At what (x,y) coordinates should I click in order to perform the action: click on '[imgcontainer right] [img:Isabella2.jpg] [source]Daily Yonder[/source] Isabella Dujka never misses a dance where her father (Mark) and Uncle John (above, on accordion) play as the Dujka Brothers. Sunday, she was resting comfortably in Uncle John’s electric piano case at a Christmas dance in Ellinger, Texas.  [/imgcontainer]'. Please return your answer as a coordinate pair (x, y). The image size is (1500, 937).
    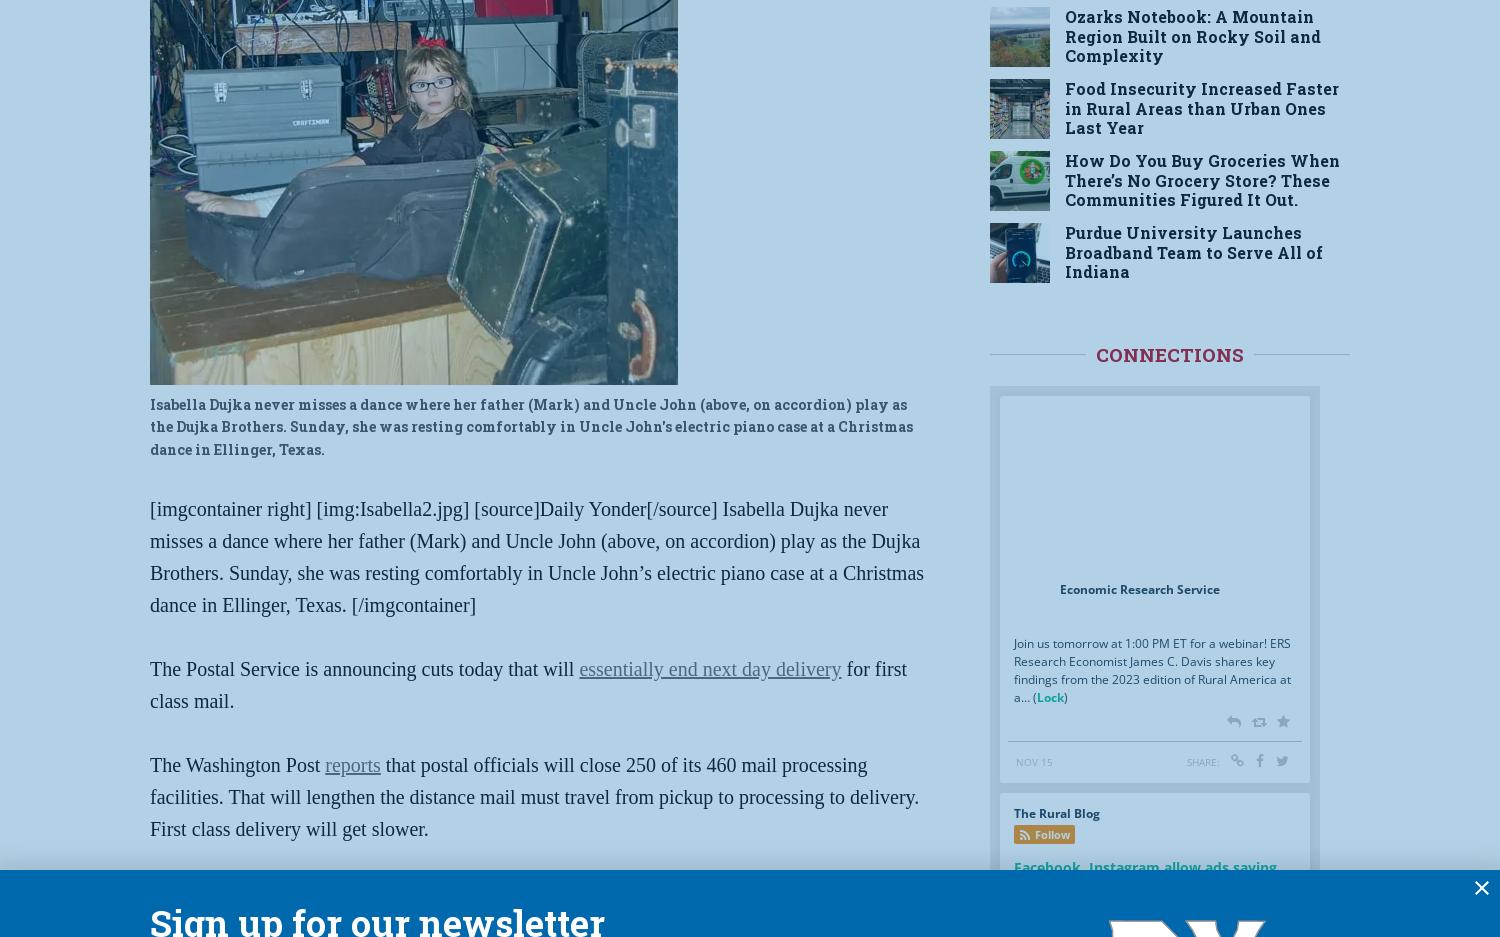
    Looking at the image, I should click on (537, 556).